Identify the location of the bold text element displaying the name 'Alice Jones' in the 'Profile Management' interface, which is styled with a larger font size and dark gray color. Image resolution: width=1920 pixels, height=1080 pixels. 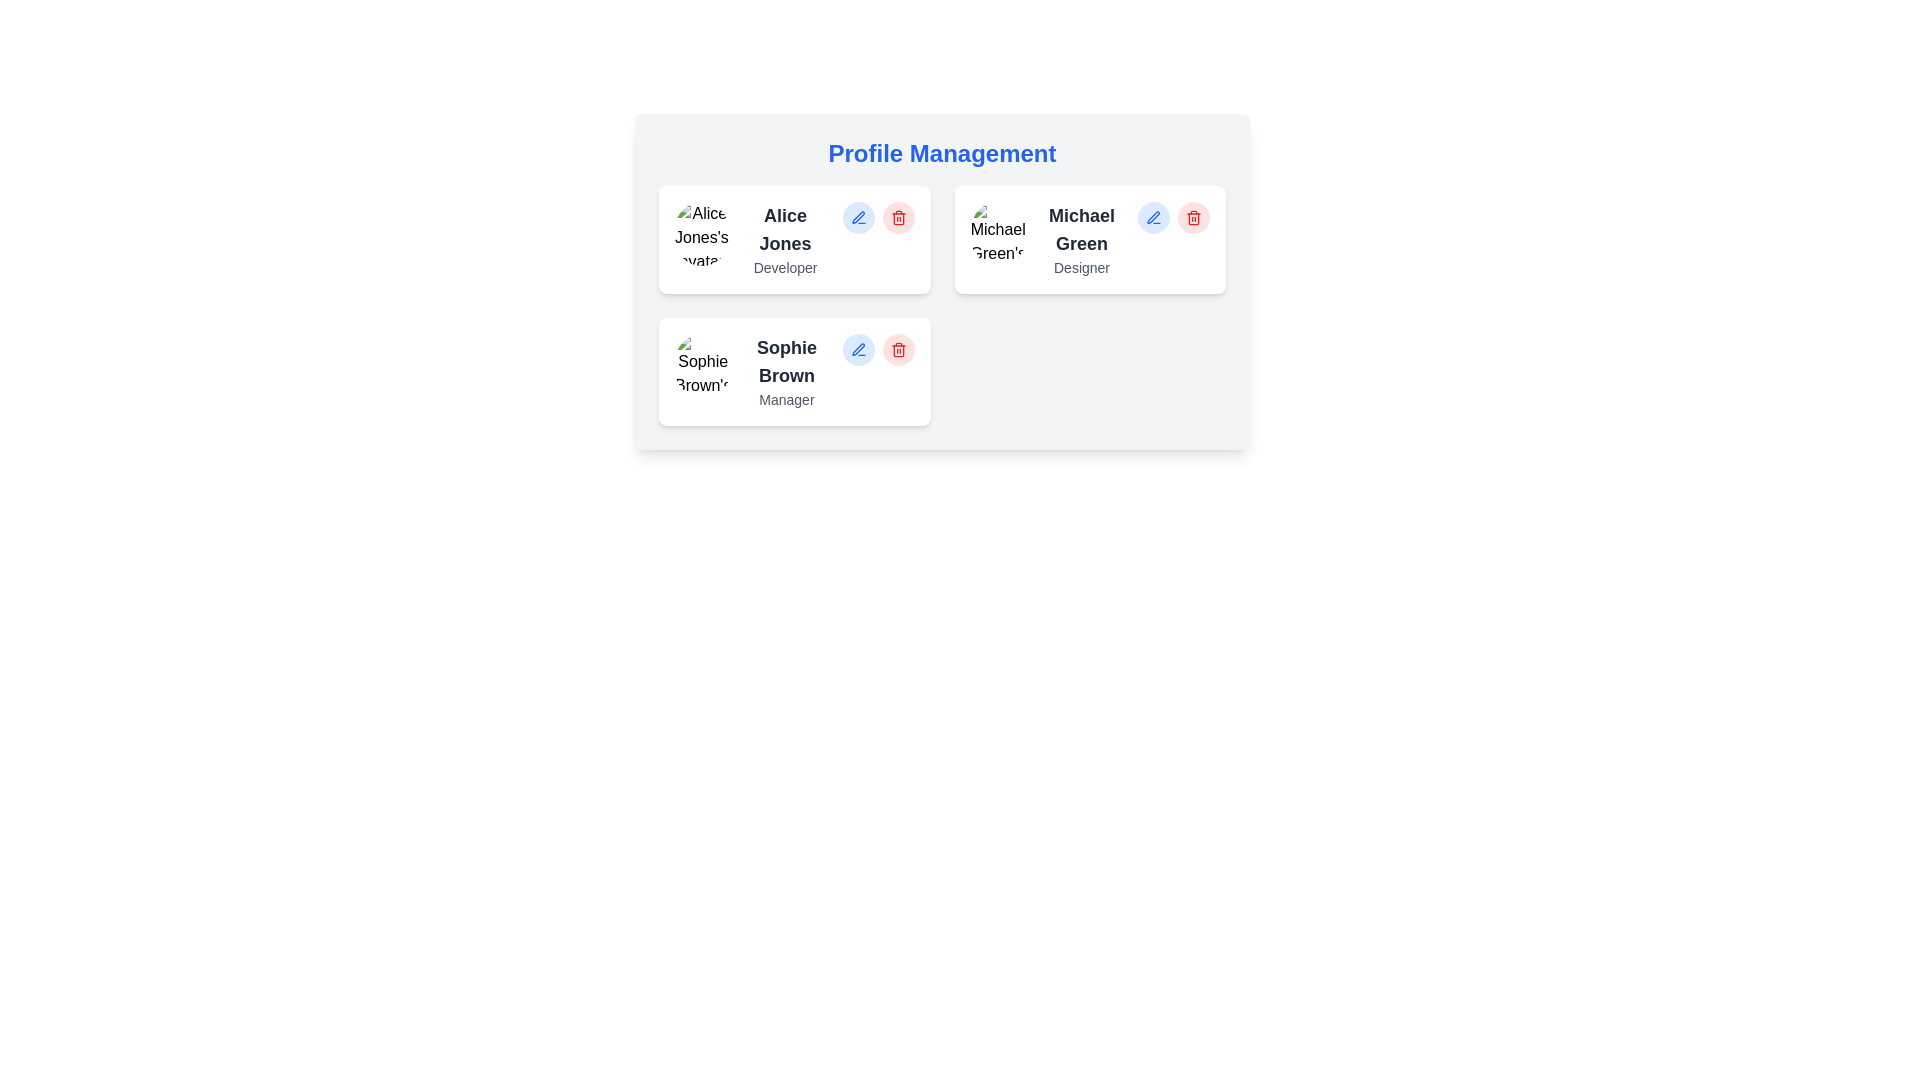
(784, 229).